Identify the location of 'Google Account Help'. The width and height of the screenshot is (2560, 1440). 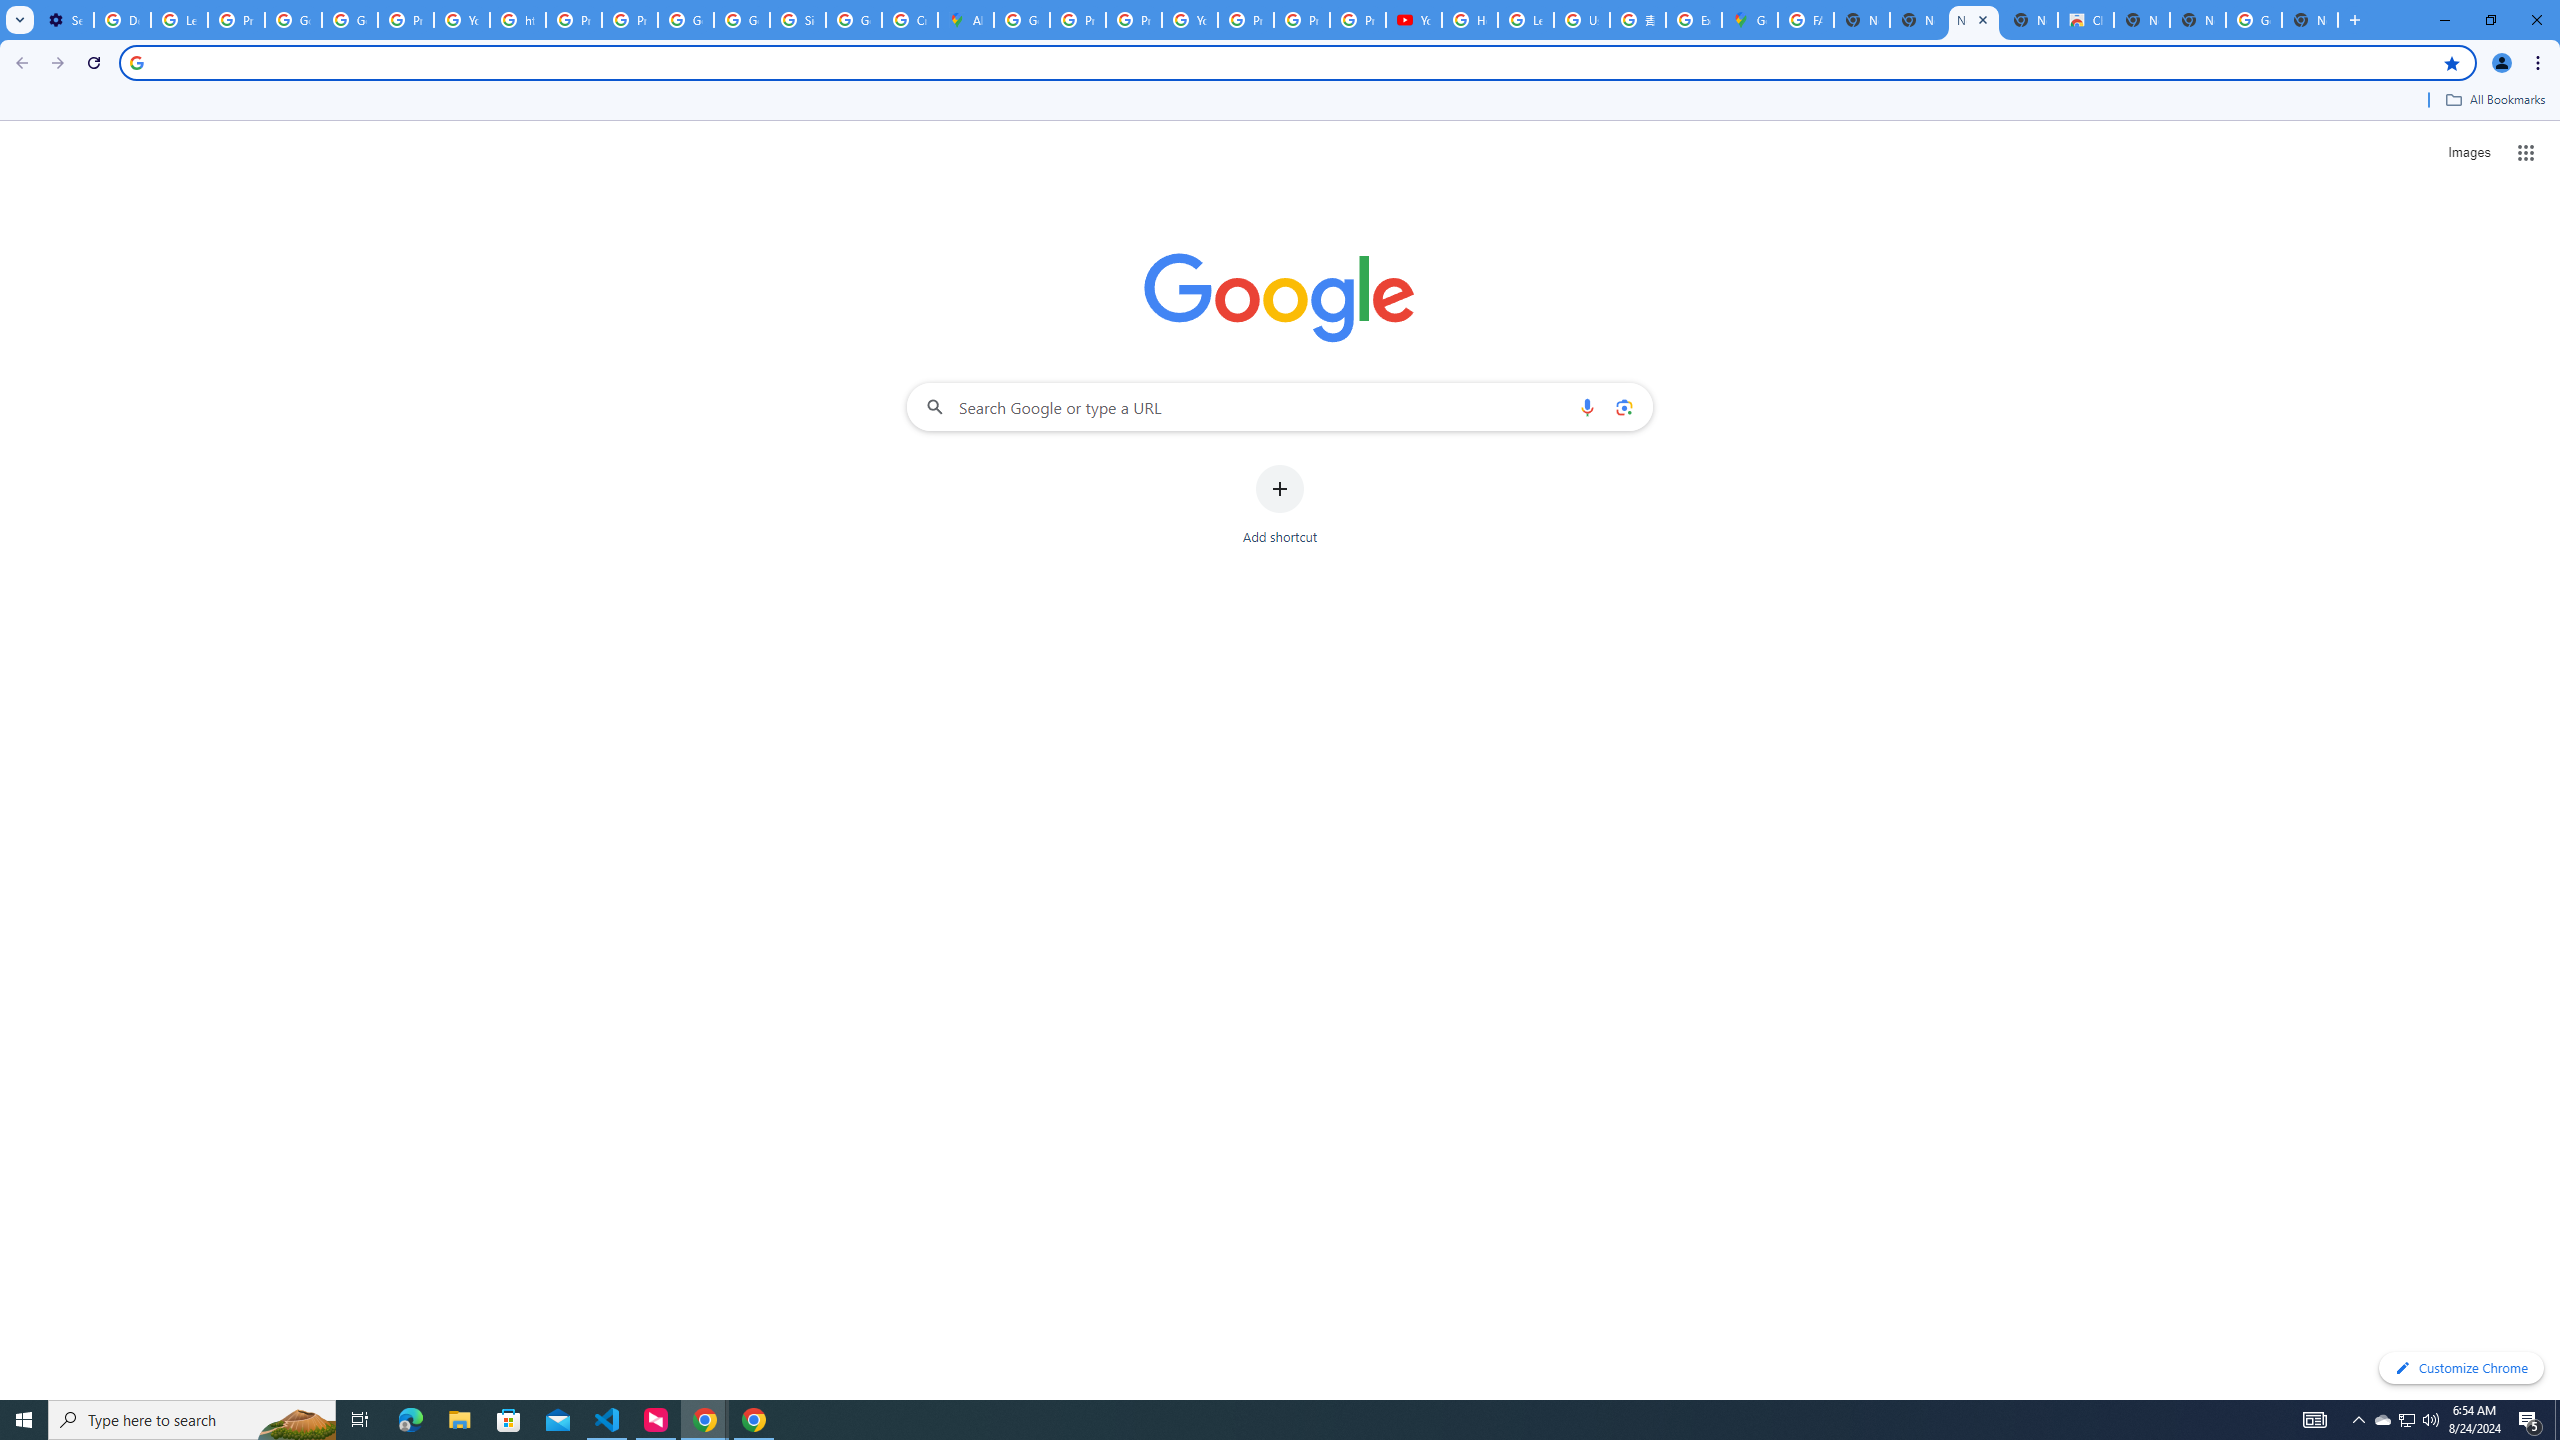
(293, 19).